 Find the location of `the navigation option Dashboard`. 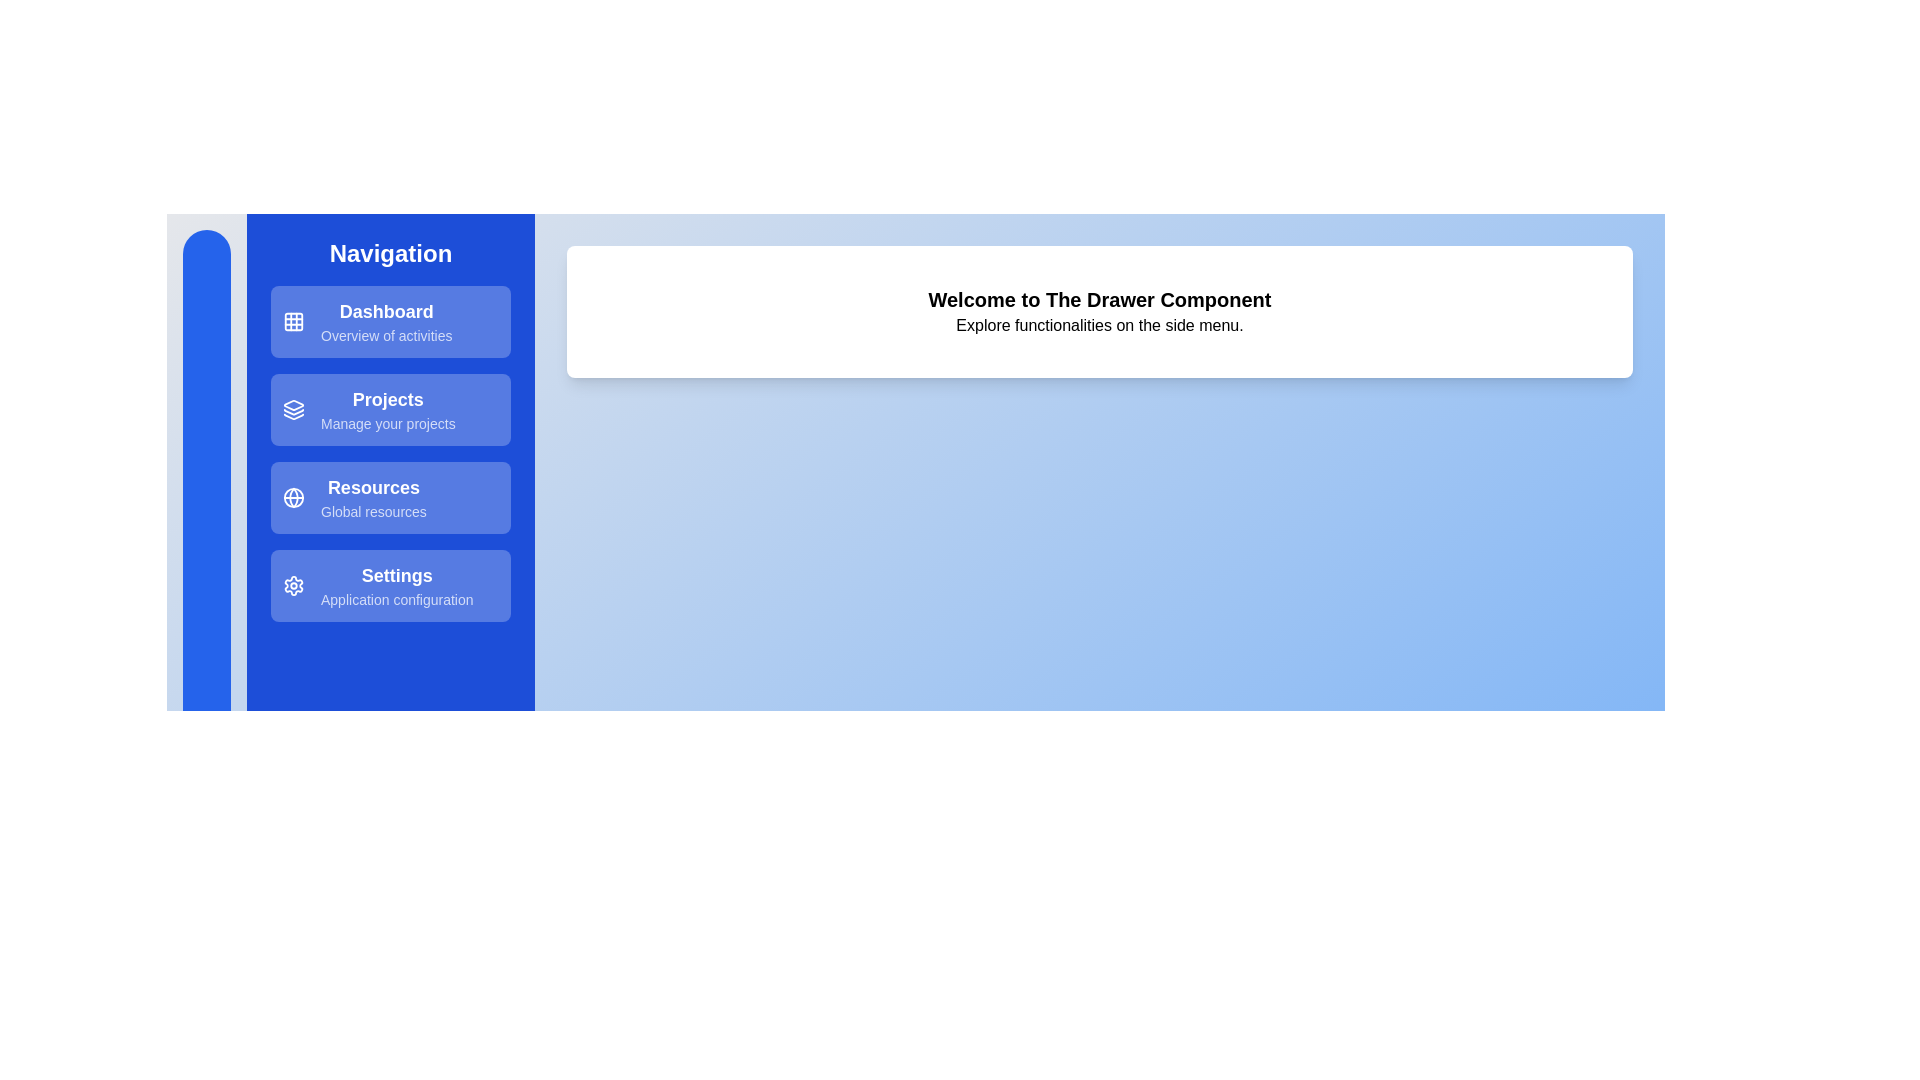

the navigation option Dashboard is located at coordinates (390, 320).